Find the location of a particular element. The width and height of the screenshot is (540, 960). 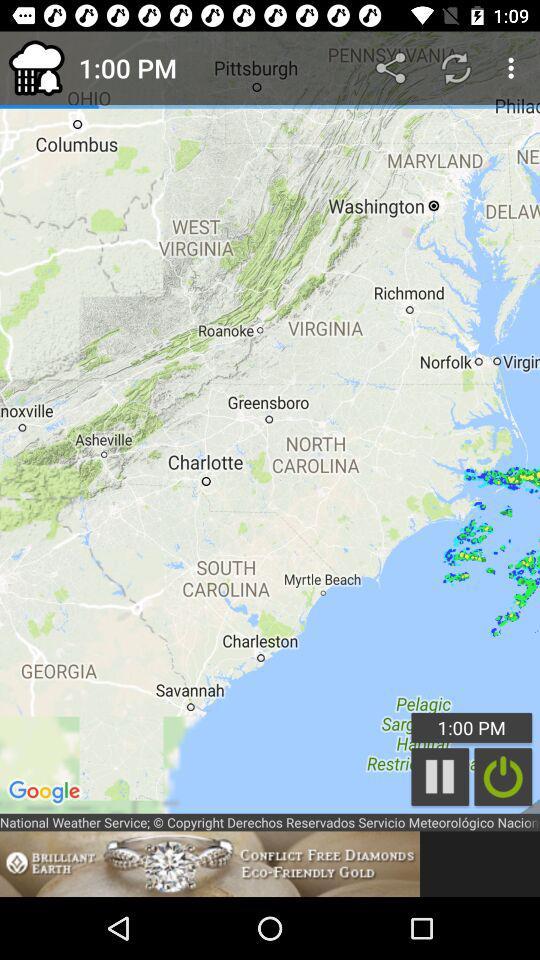

open the settings power is located at coordinates (502, 776).